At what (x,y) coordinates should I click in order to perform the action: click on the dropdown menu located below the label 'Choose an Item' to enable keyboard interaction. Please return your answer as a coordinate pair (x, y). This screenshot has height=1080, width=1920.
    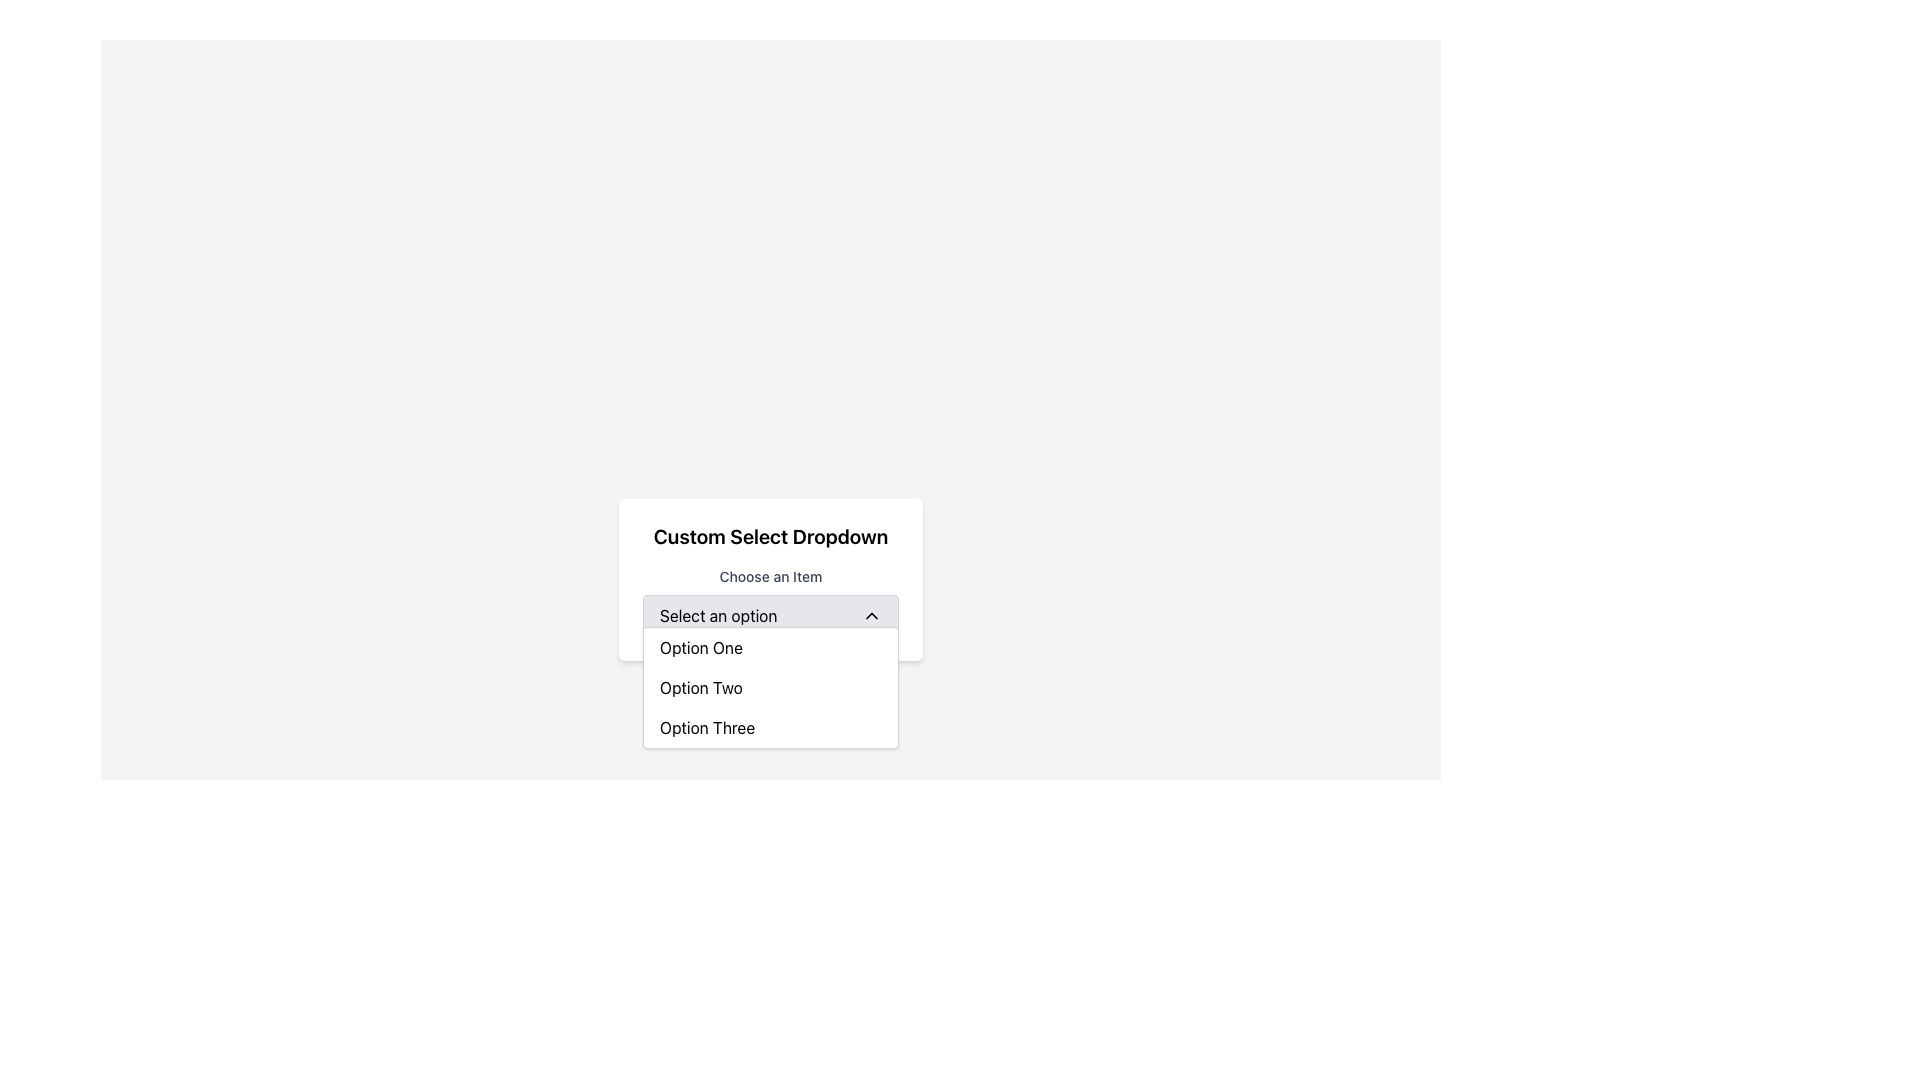
    Looking at the image, I should click on (770, 615).